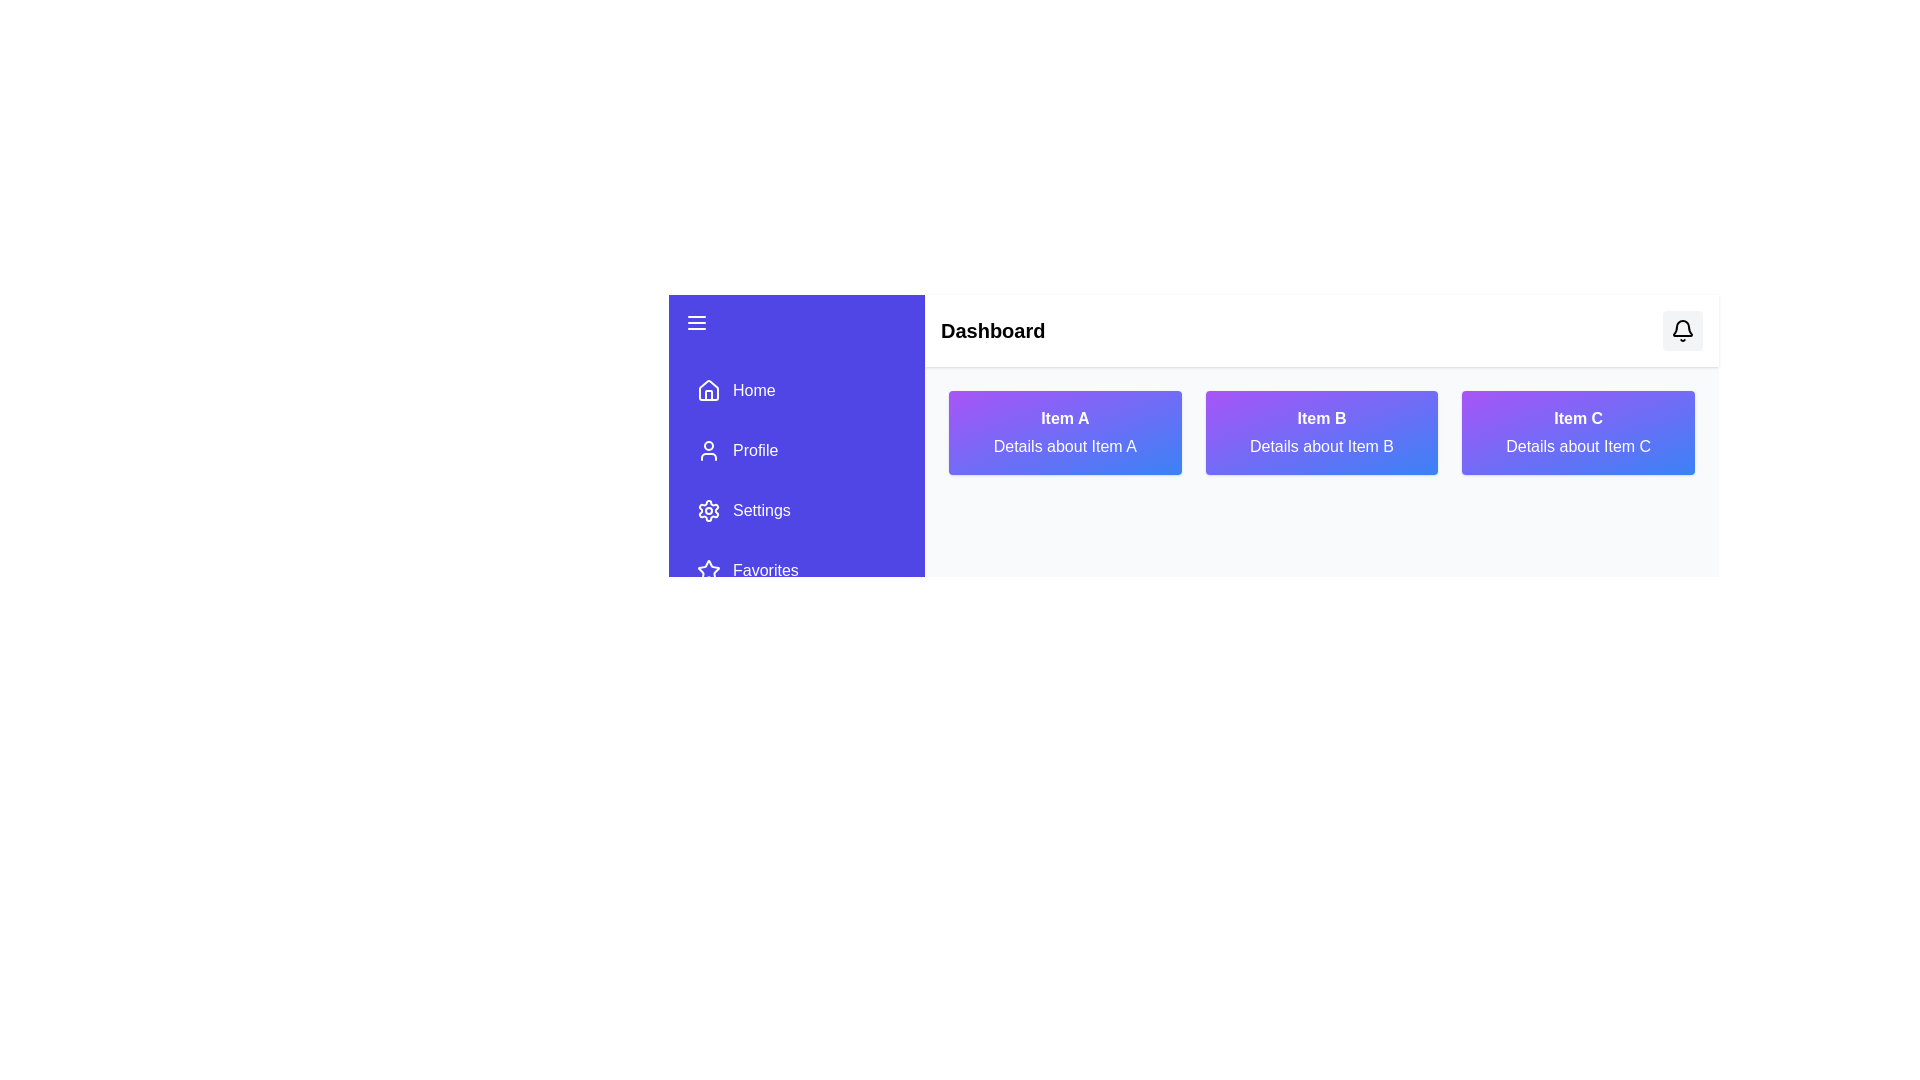 This screenshot has width=1920, height=1080. I want to click on the 'Home' icon located in the left-side navigation menu, which serves as a visual representation of the current section, so click(709, 389).